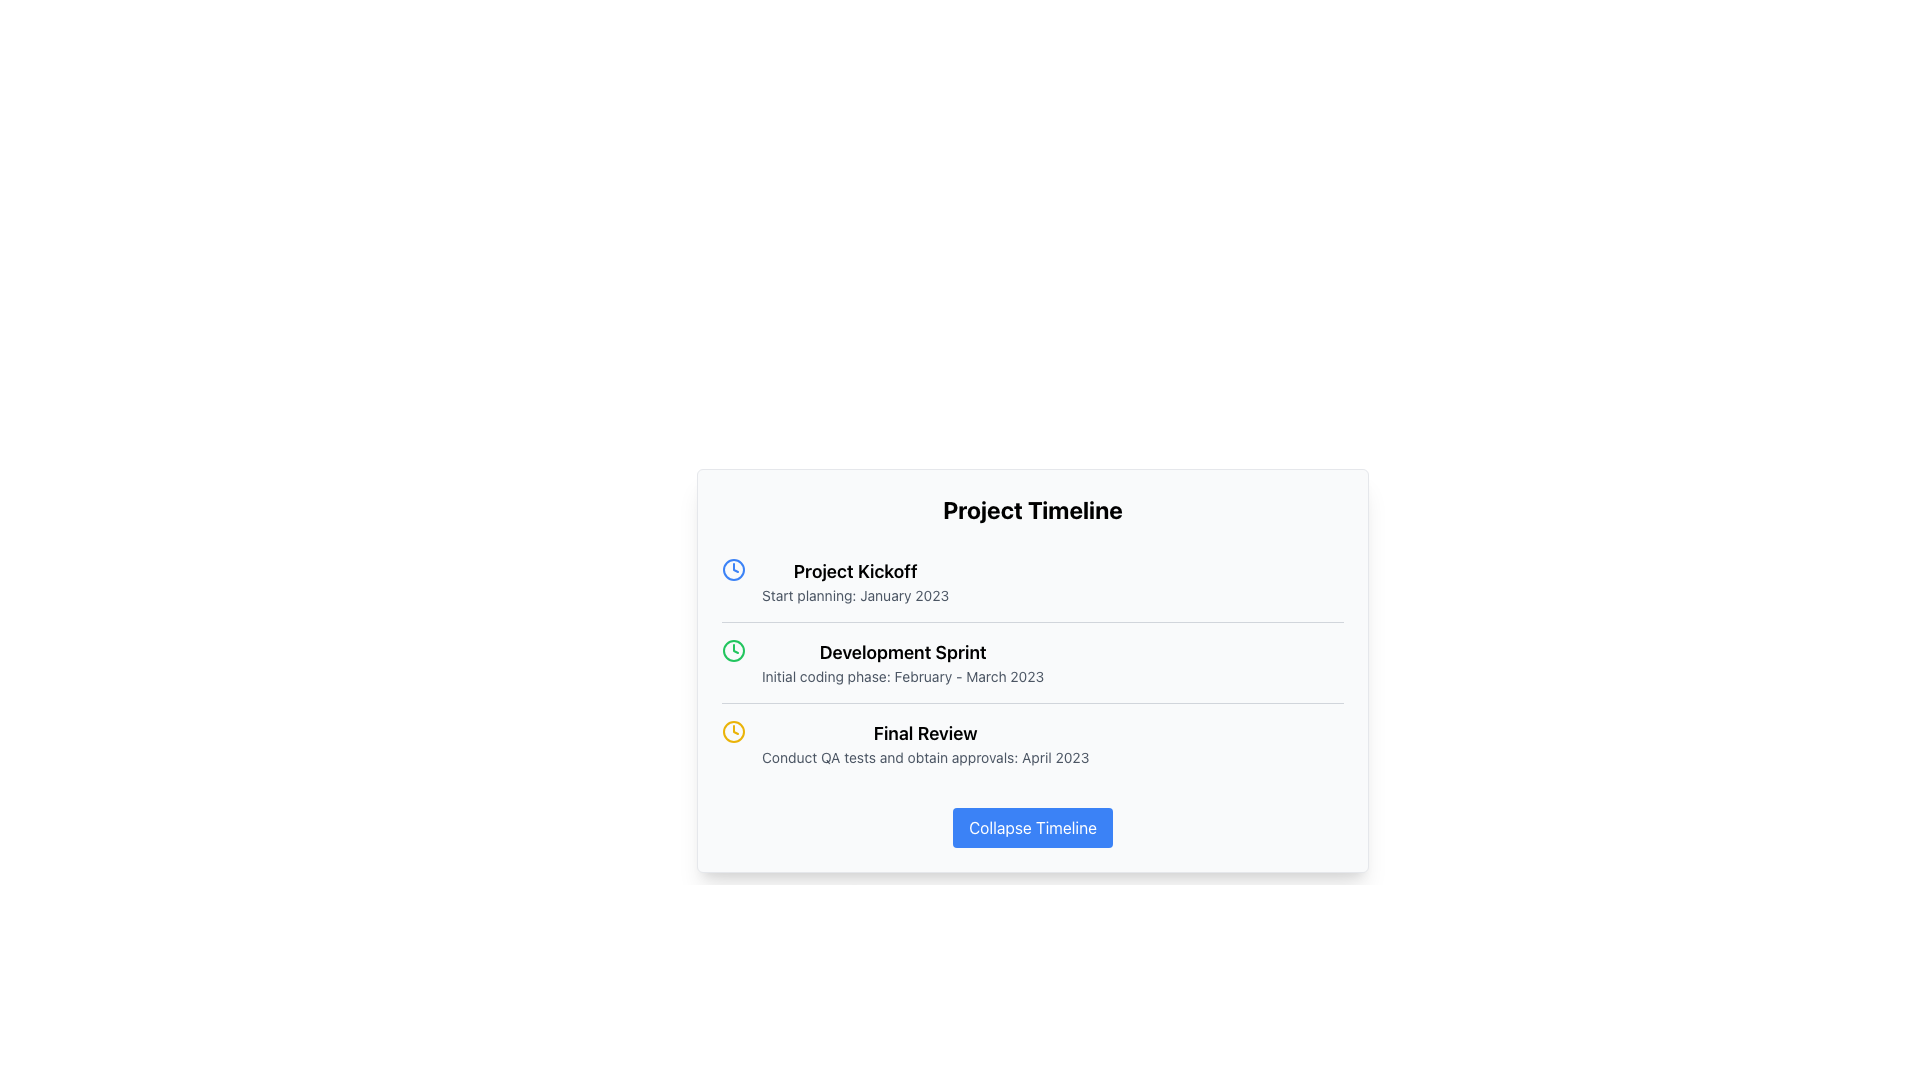 The width and height of the screenshot is (1920, 1080). What do you see at coordinates (1032, 663) in the screenshot?
I see `the 'Development Sprint' Timeline Entry Item, which is the second entry in the project timeline list` at bounding box center [1032, 663].